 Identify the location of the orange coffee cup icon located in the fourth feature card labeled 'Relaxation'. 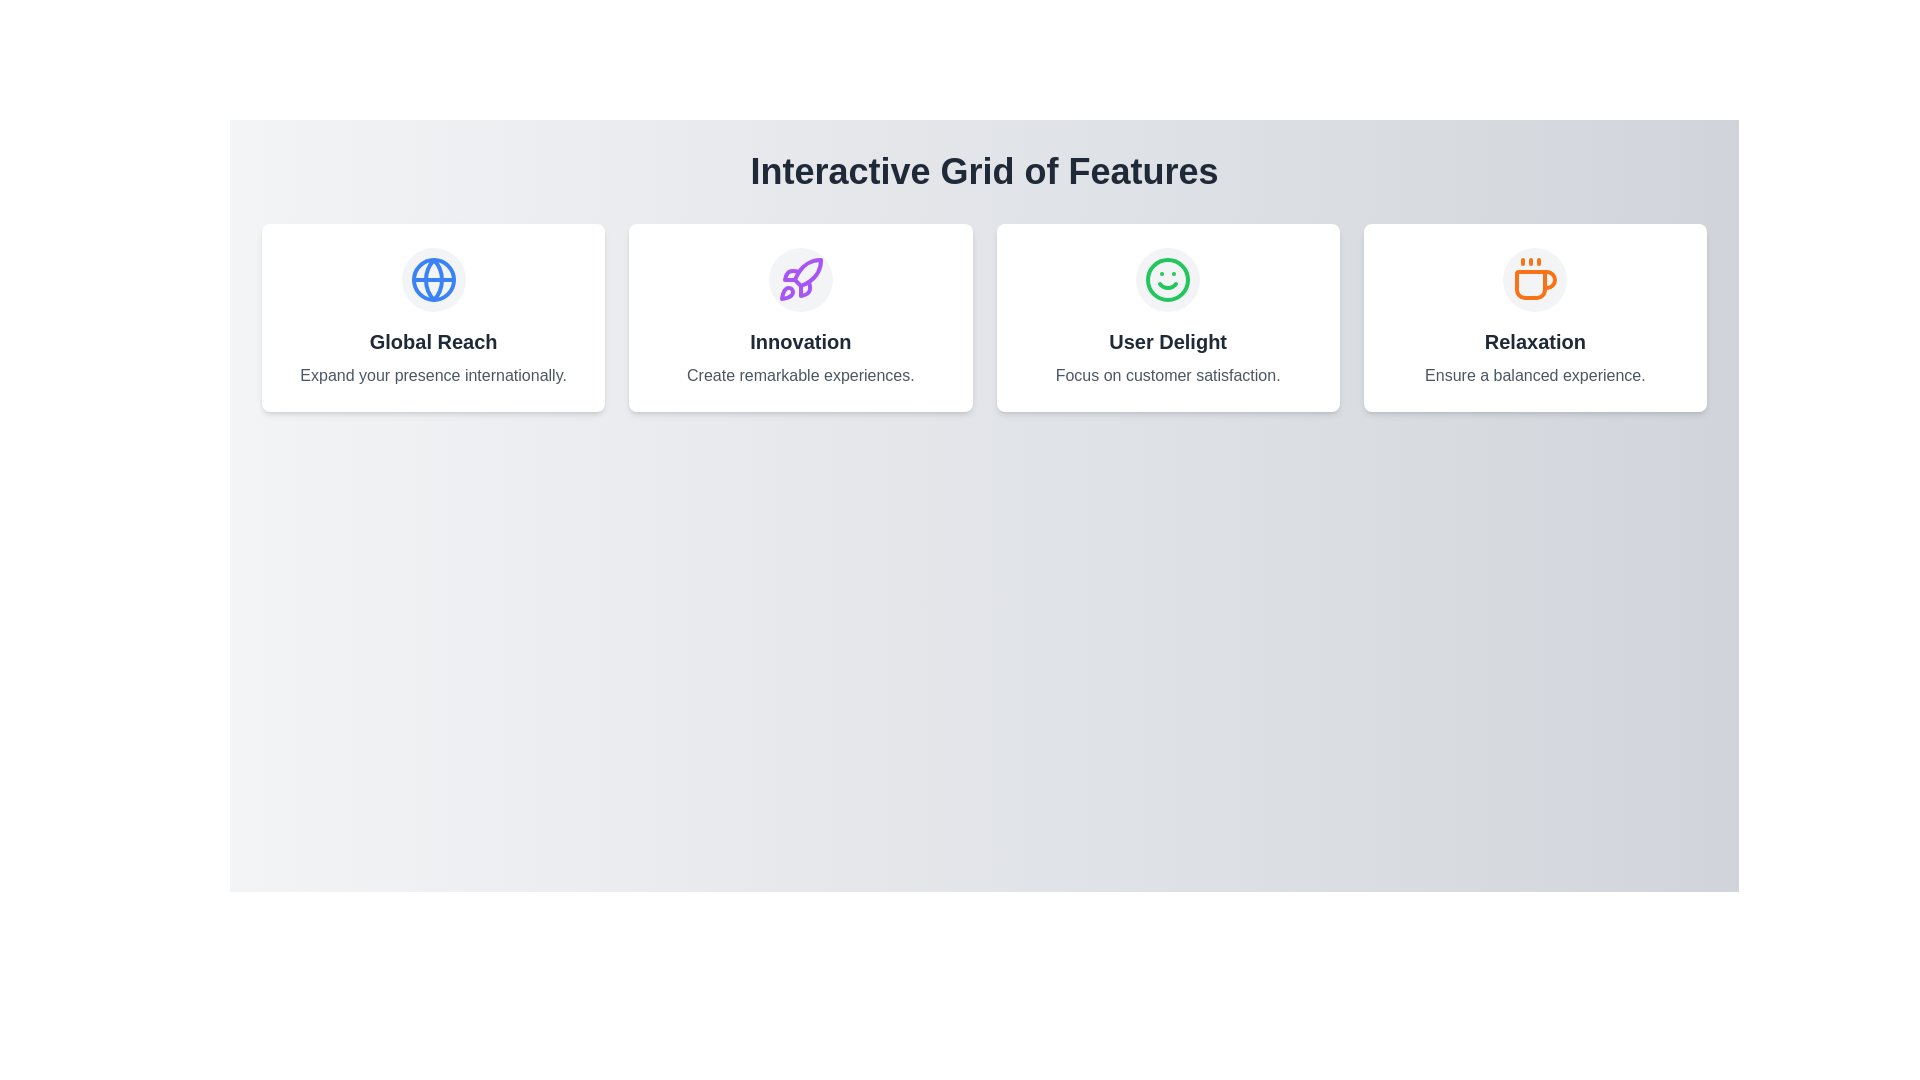
(1534, 280).